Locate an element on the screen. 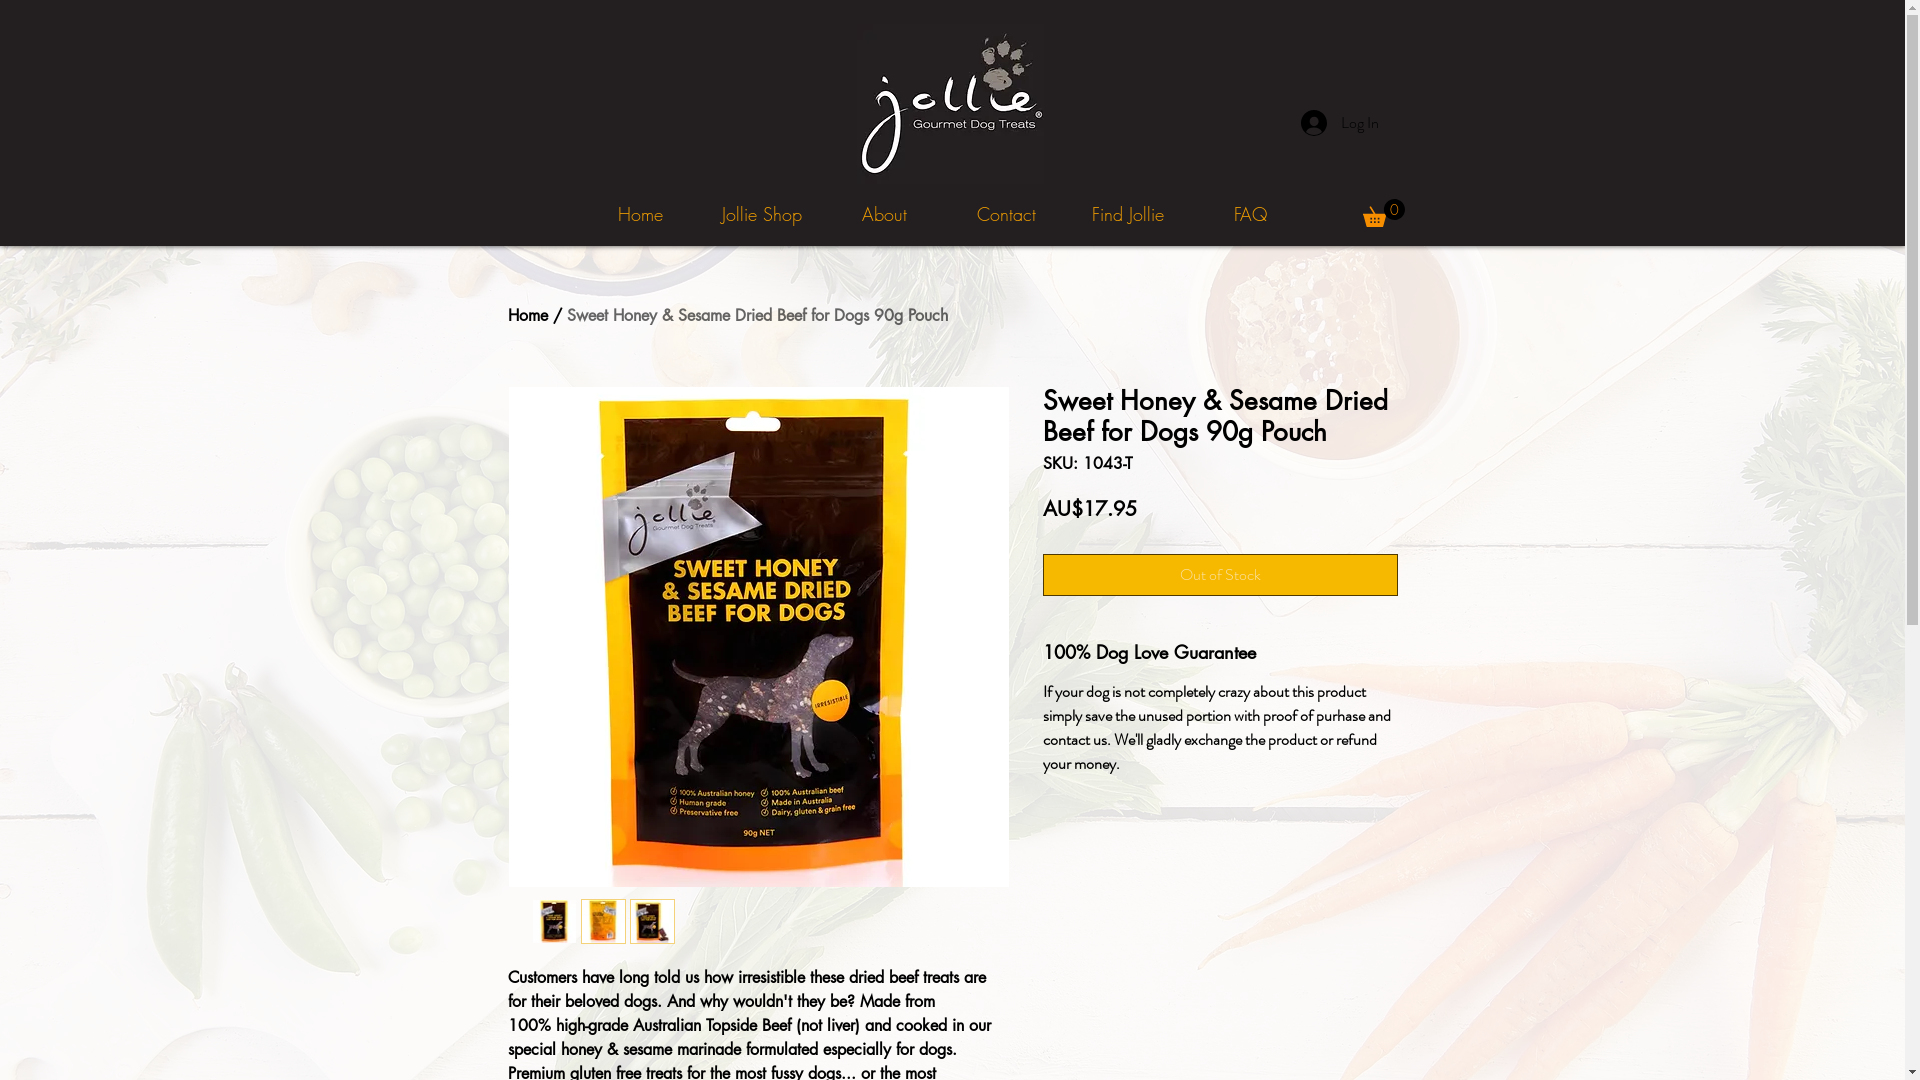  'Contact' is located at coordinates (944, 214).